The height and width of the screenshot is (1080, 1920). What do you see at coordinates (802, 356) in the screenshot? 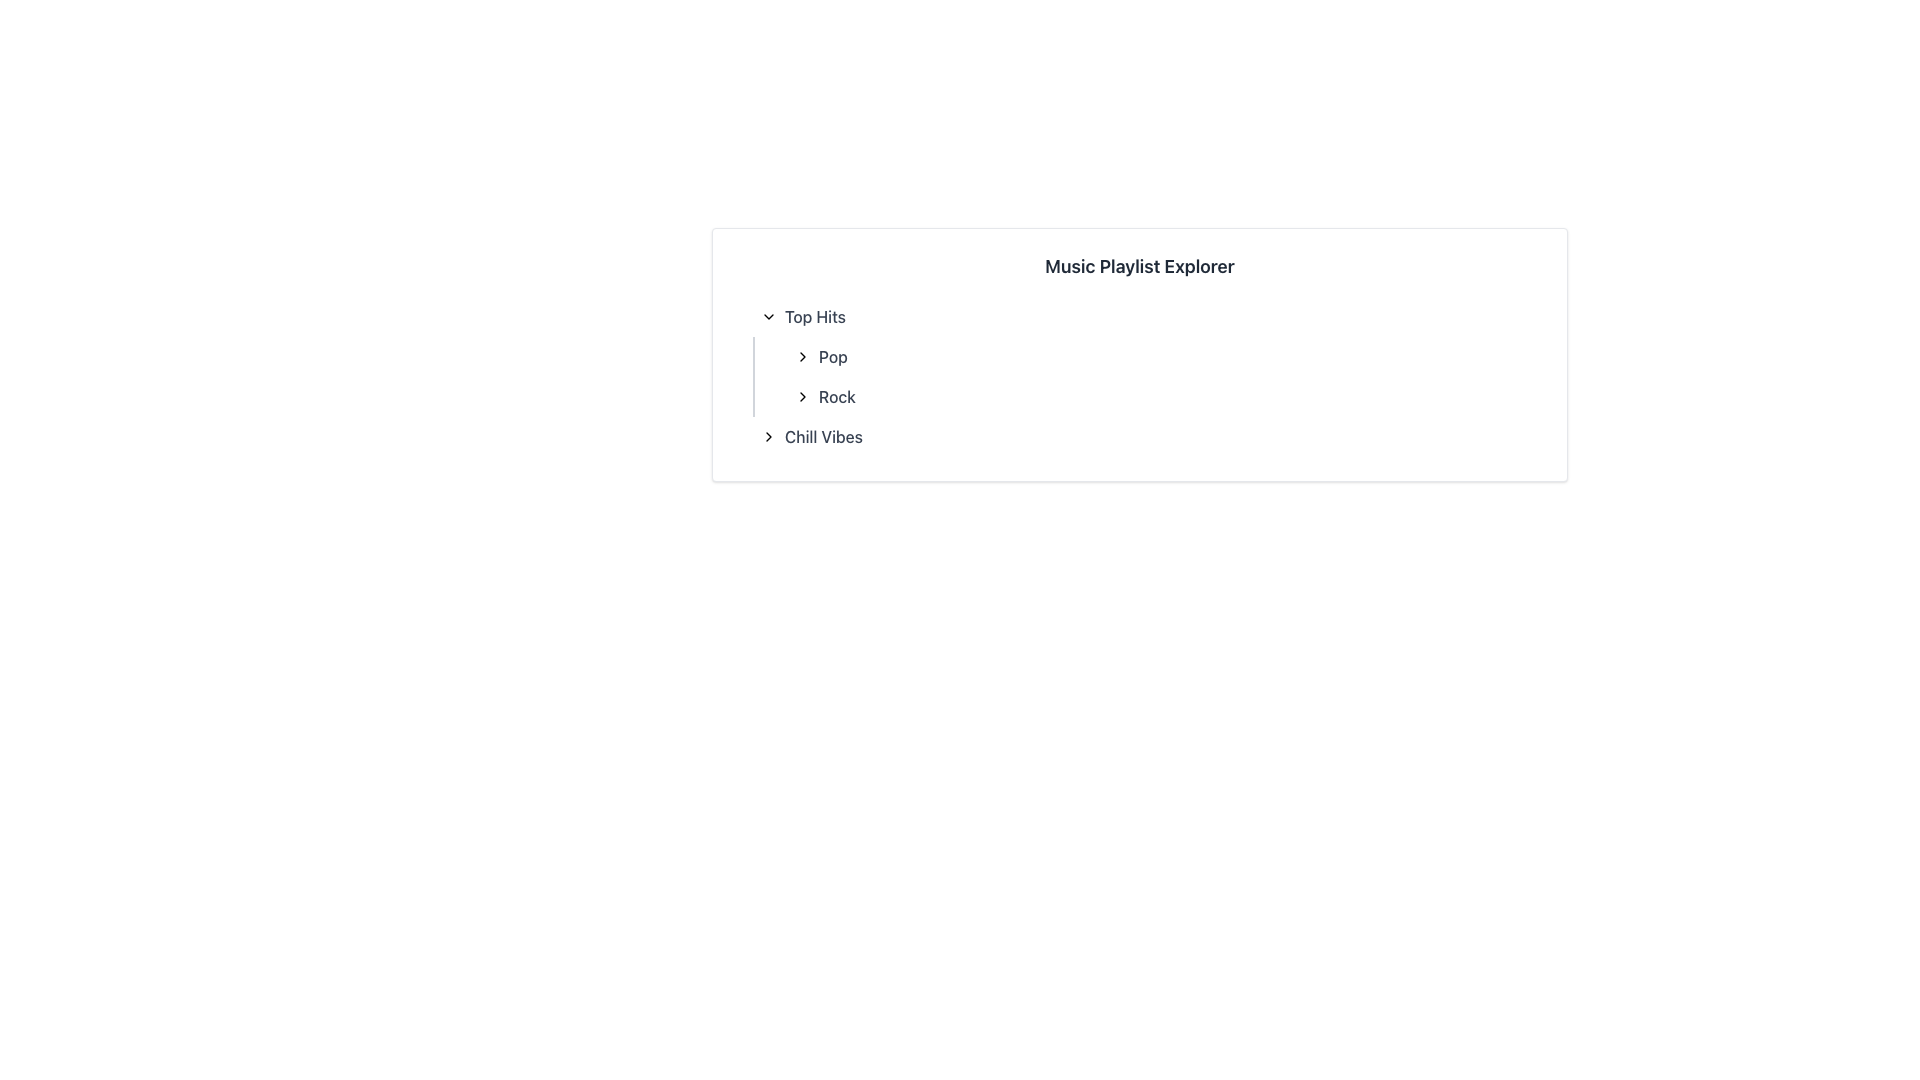
I see `the right-pointing chevron icon next to the 'Pop' text label in the 'Music Playlist Explorer' interface` at bounding box center [802, 356].